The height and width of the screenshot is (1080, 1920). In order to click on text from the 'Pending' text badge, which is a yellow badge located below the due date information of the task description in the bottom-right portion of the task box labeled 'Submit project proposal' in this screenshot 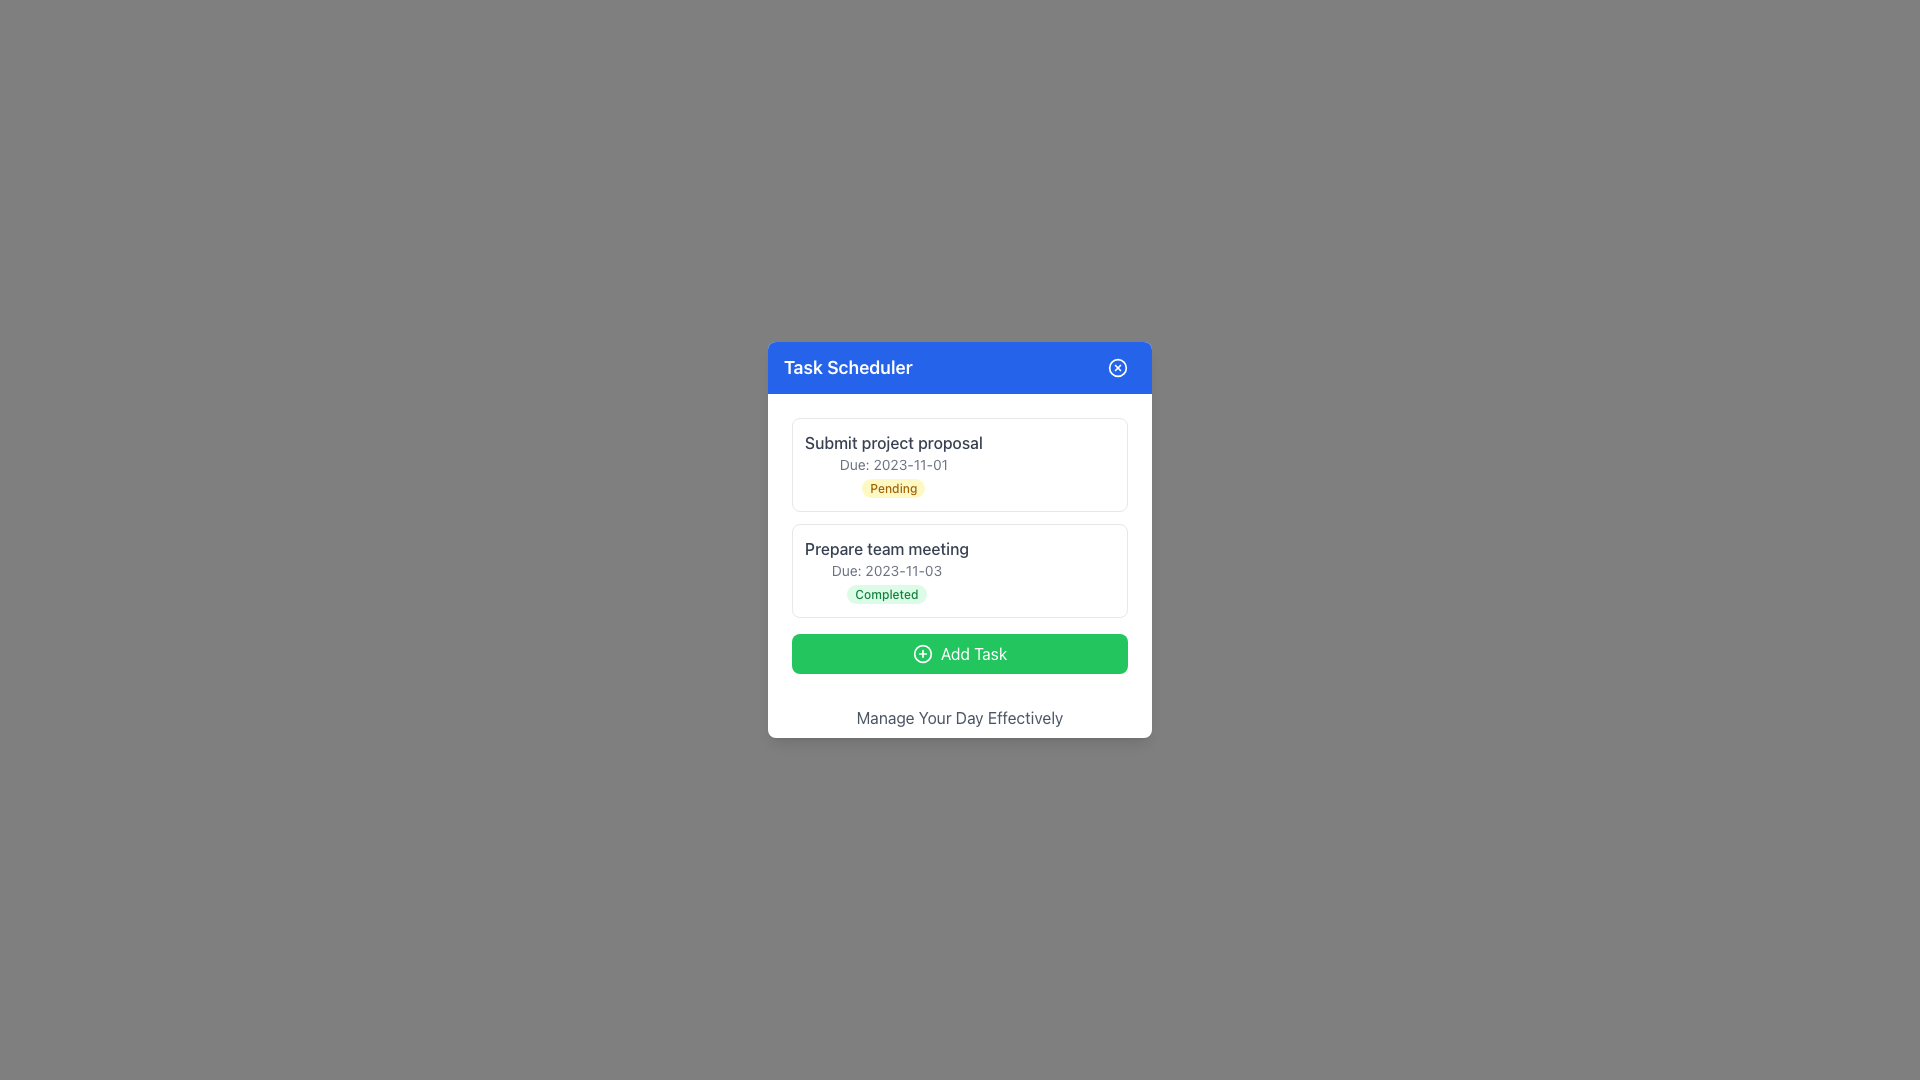, I will do `click(892, 488)`.